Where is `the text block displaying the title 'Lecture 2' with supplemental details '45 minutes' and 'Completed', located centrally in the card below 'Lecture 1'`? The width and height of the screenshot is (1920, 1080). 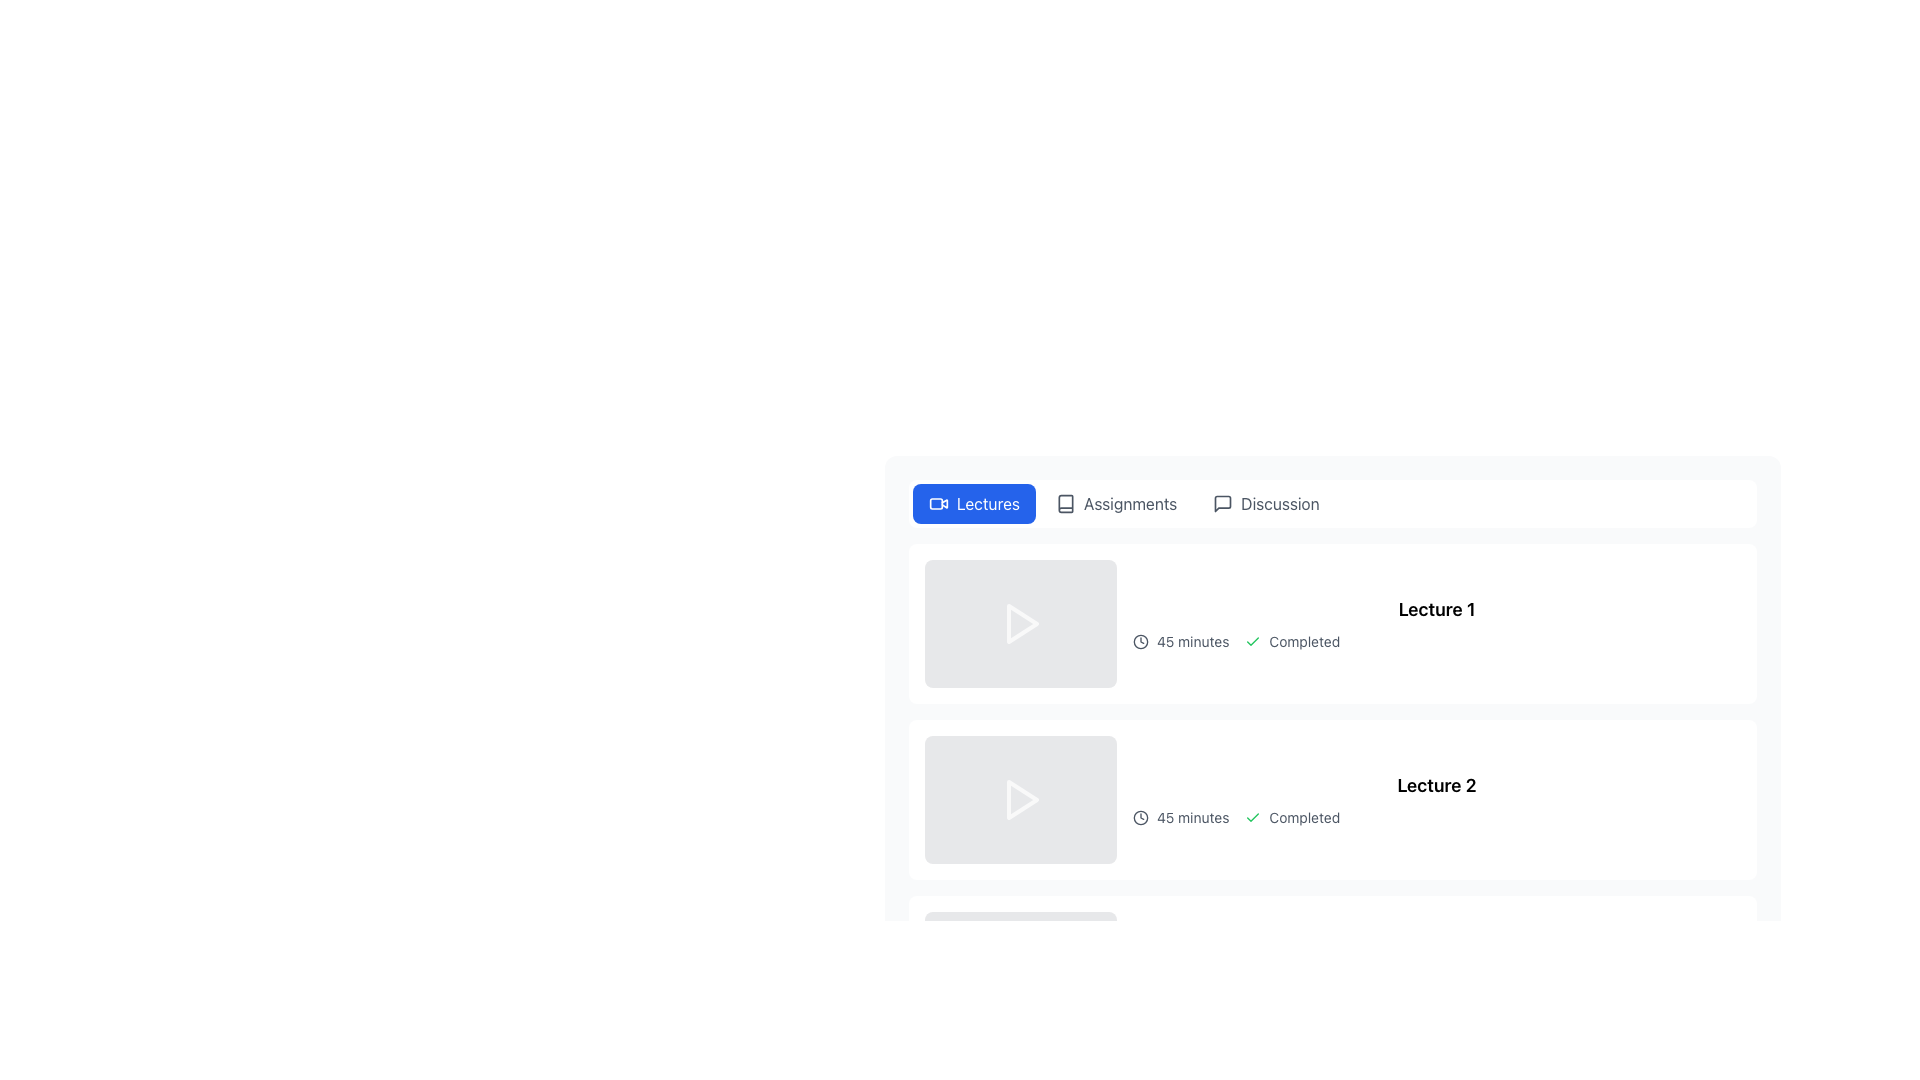
the text block displaying the title 'Lecture 2' with supplemental details '45 minutes' and 'Completed', located centrally in the card below 'Lecture 1' is located at coordinates (1435, 798).